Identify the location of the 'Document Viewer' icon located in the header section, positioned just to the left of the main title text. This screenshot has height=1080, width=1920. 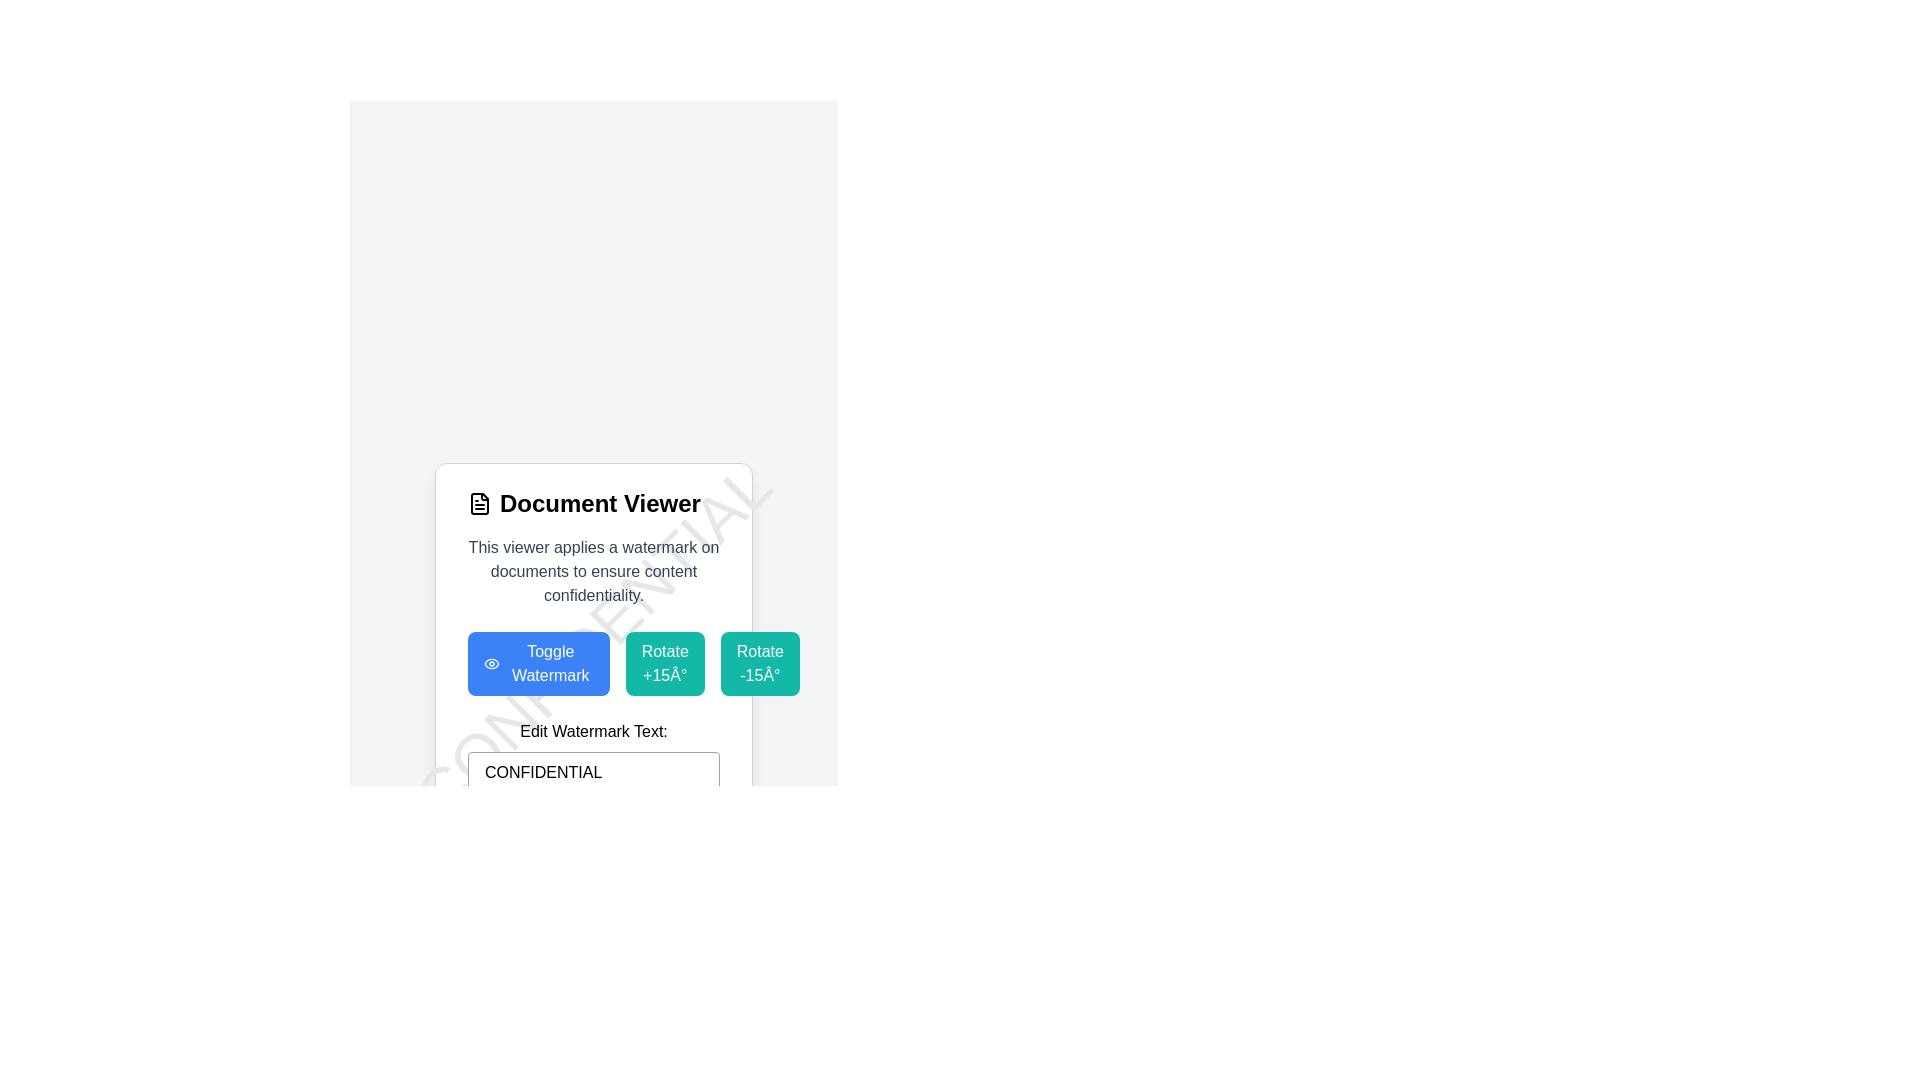
(480, 503).